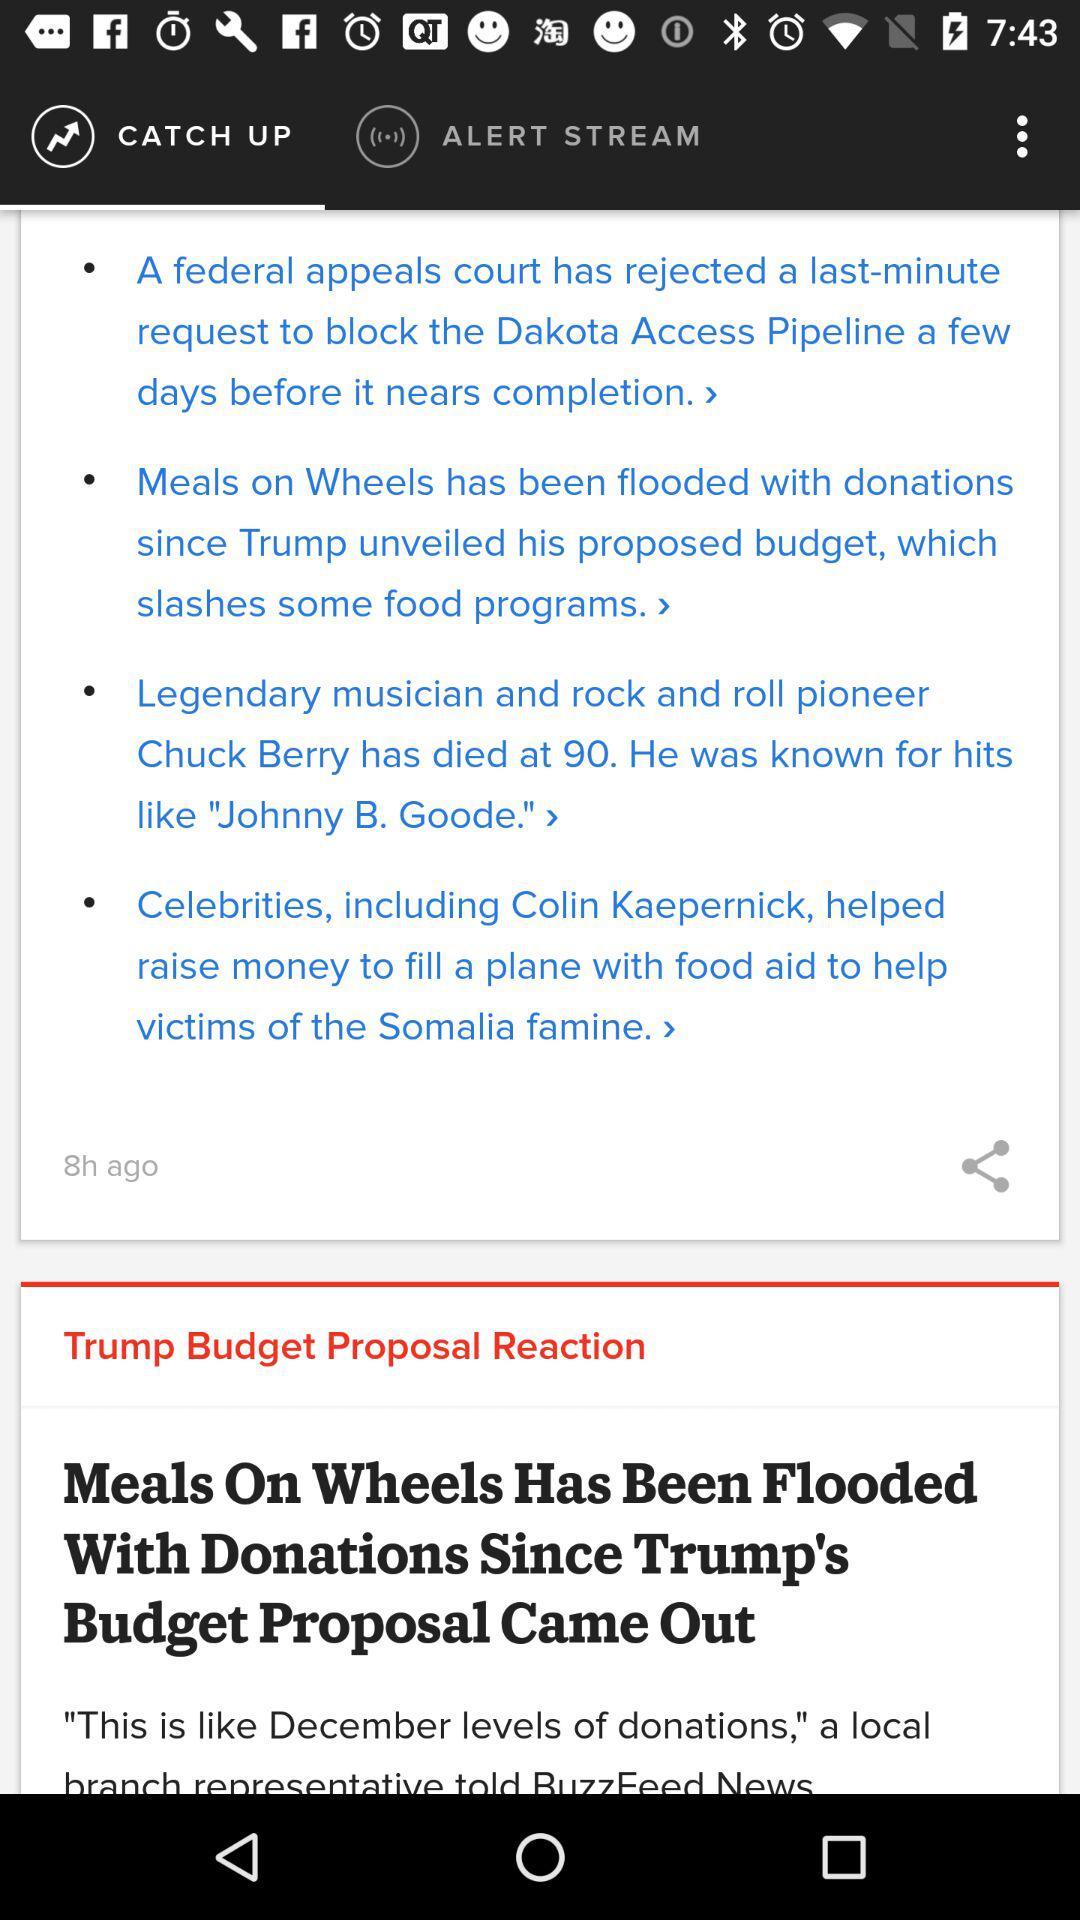  What do you see at coordinates (984, 1166) in the screenshot?
I see `share the article` at bounding box center [984, 1166].